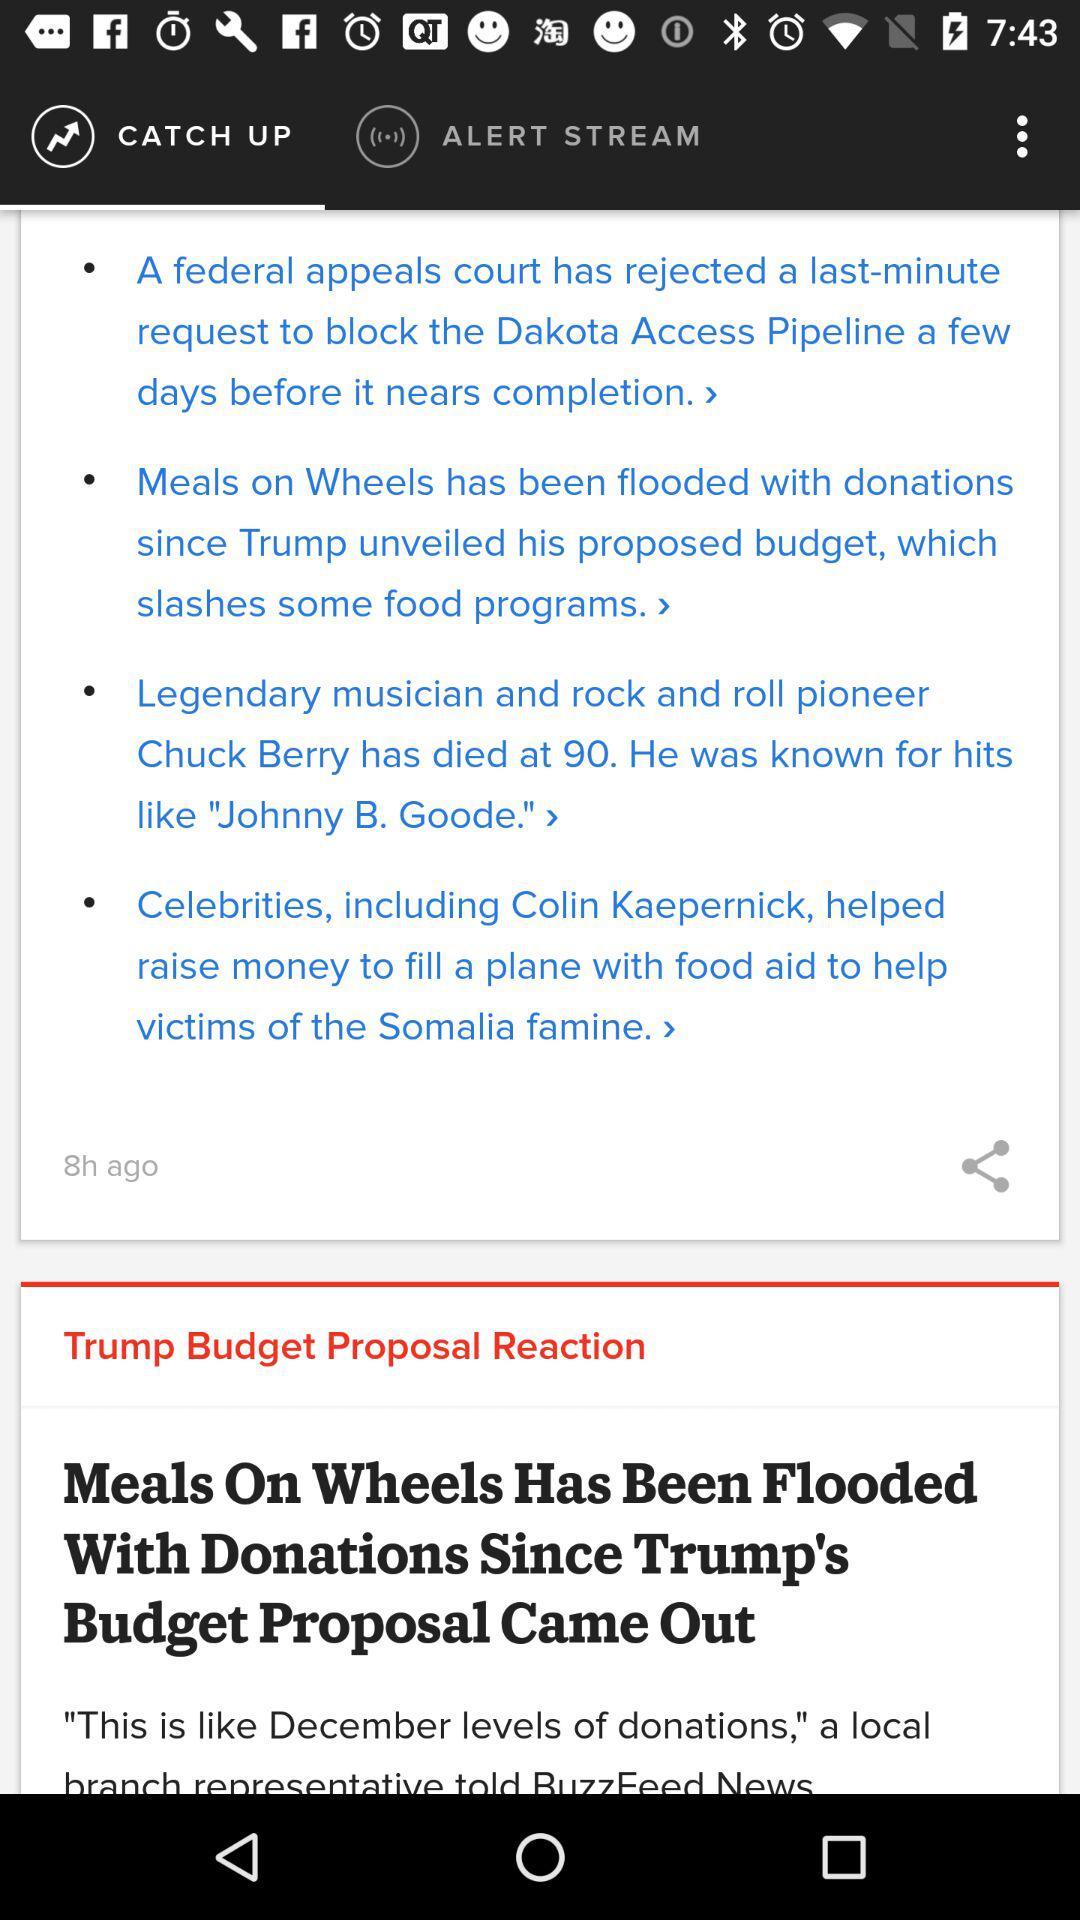  What do you see at coordinates (984, 1166) in the screenshot?
I see `share the article` at bounding box center [984, 1166].